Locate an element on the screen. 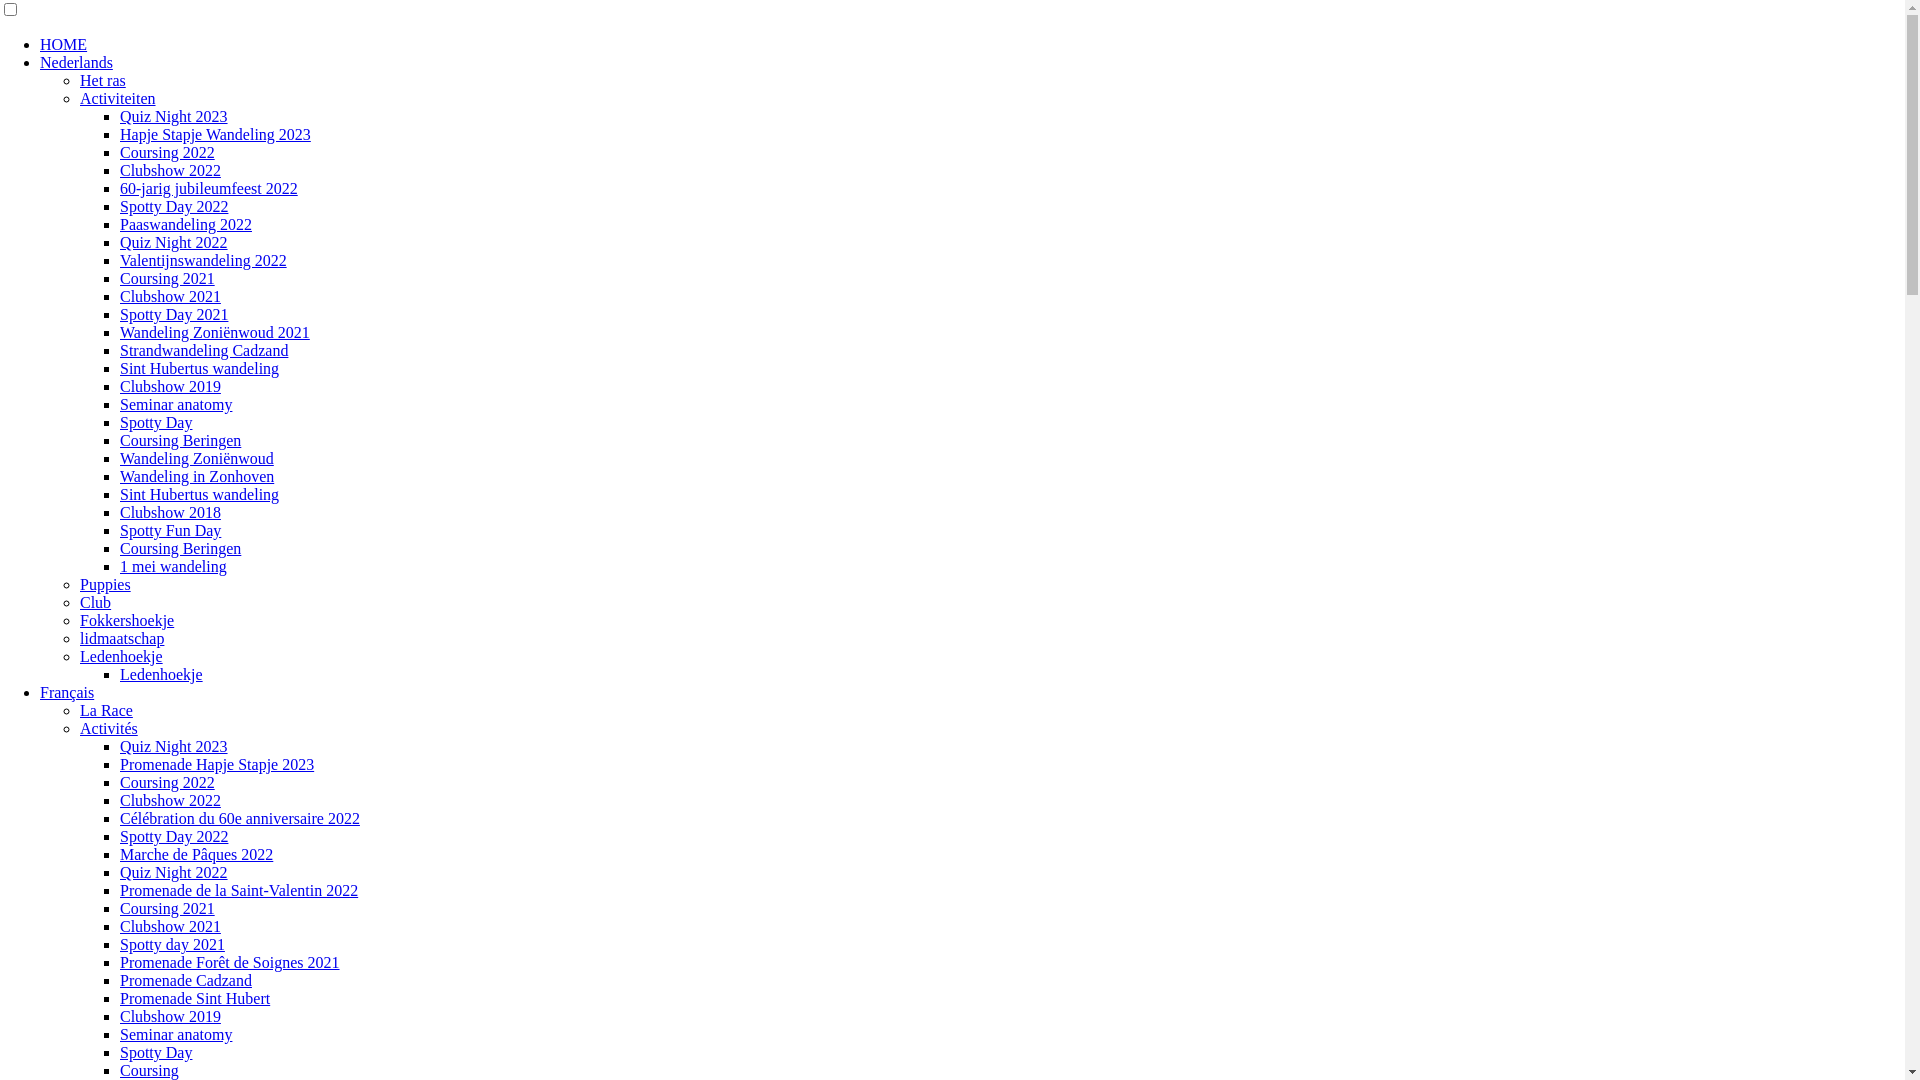 This screenshot has height=1080, width=1920. 'Coursing 2021' is located at coordinates (167, 908).